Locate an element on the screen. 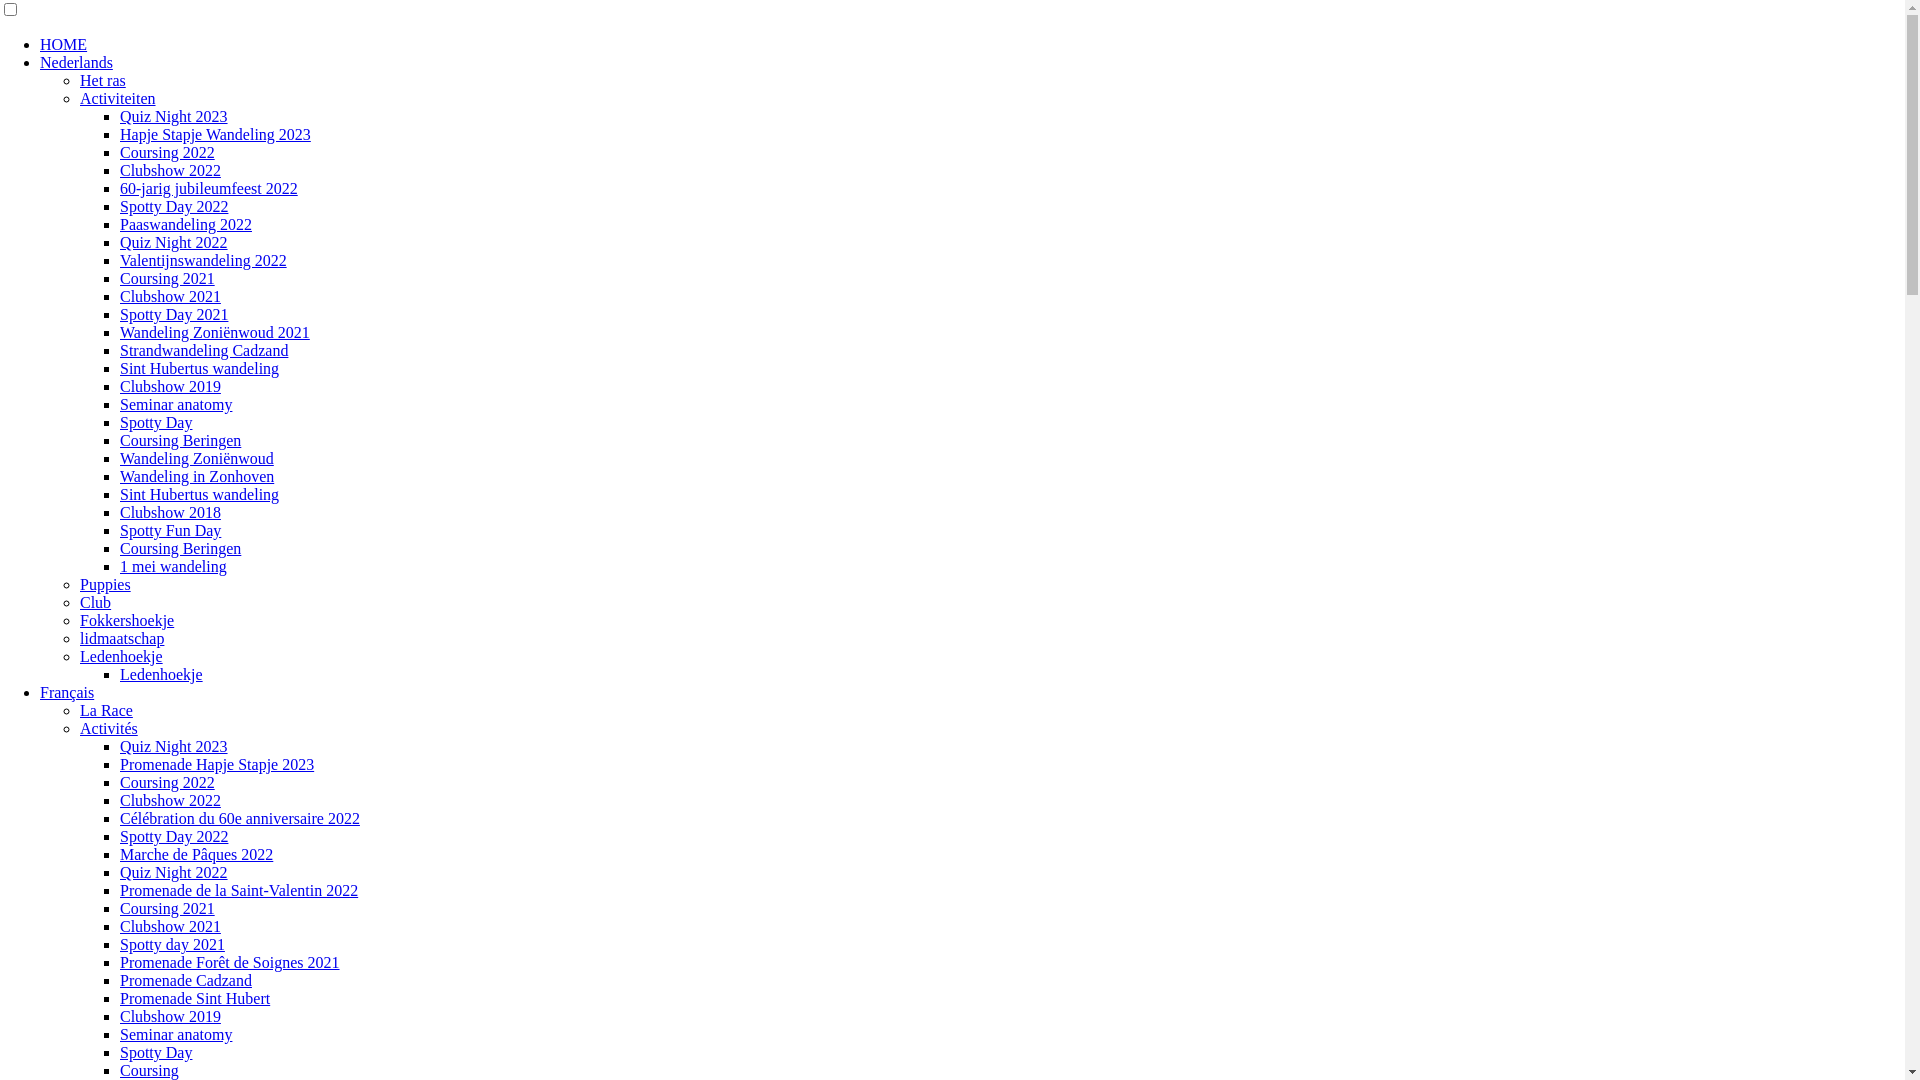 This screenshot has height=1080, width=1920. 'Coursing 2021' is located at coordinates (167, 908).